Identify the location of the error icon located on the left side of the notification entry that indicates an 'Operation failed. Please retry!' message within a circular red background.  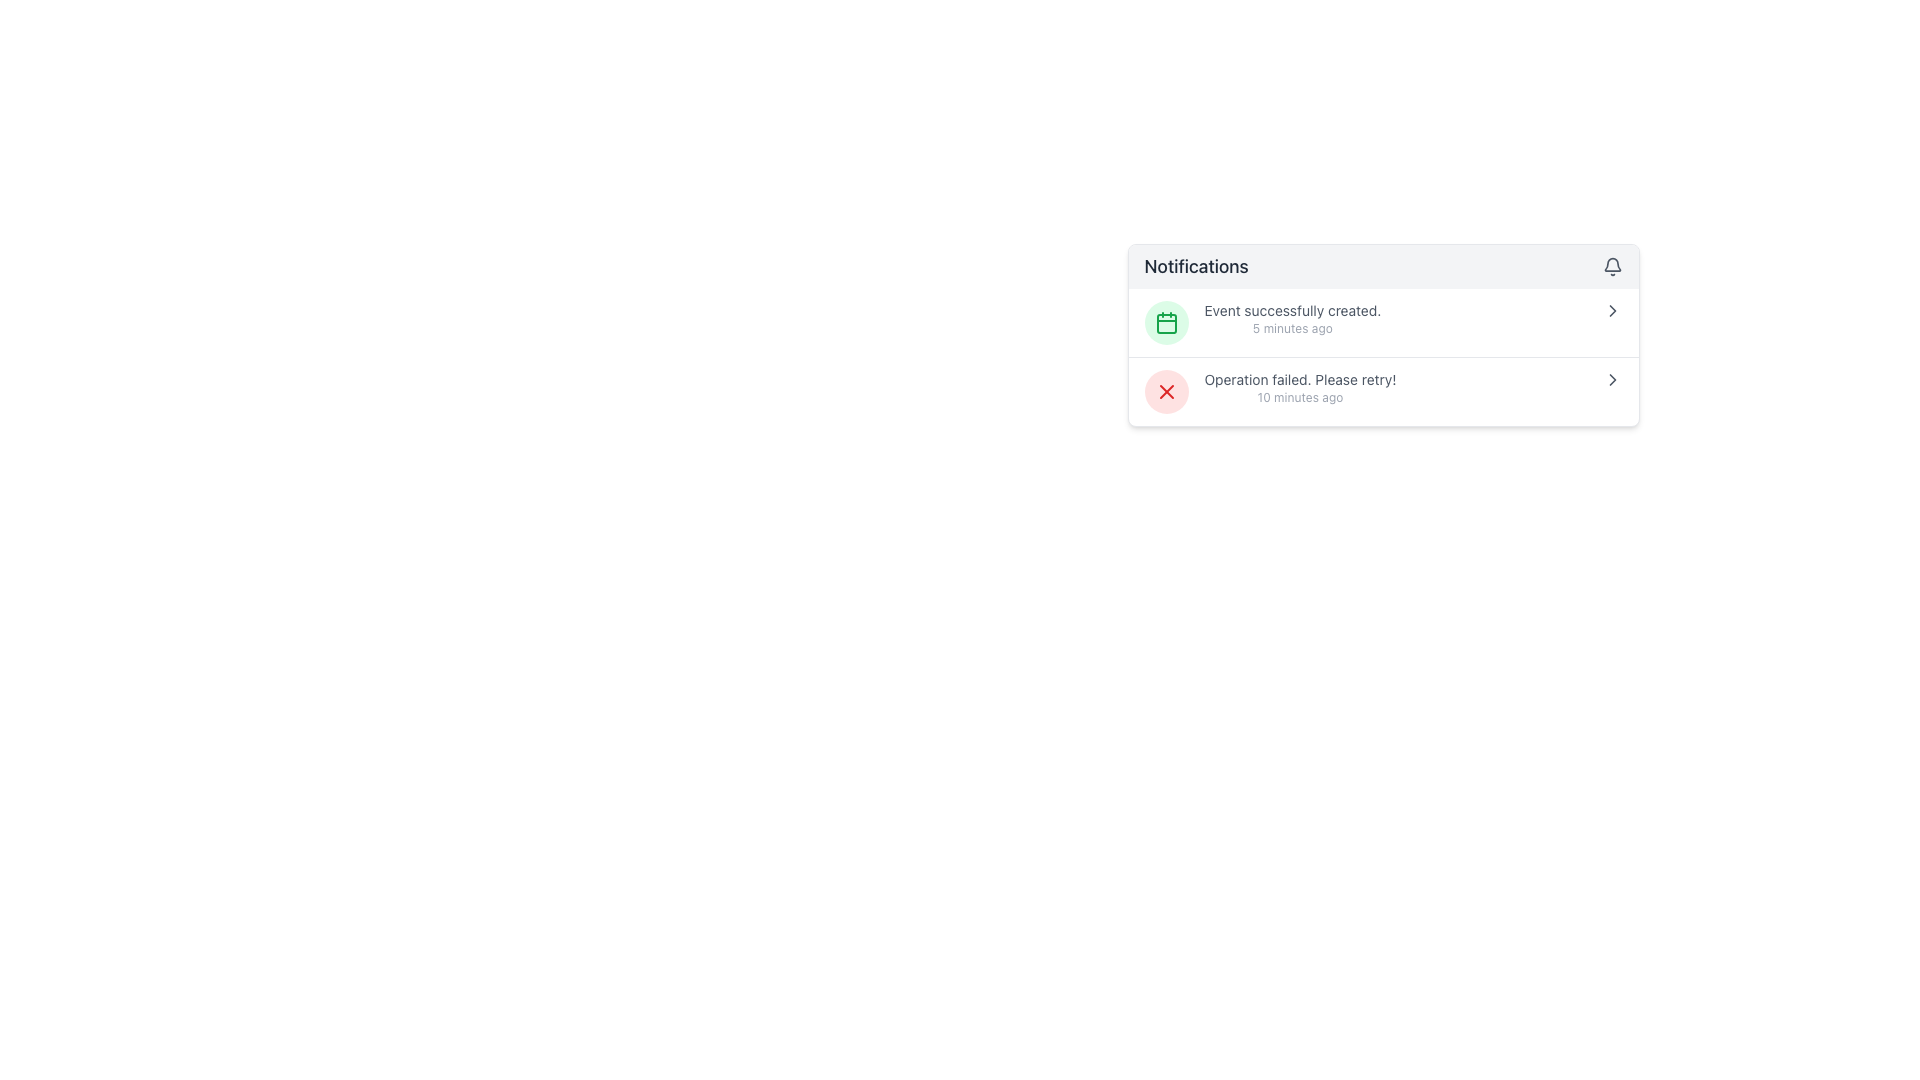
(1166, 392).